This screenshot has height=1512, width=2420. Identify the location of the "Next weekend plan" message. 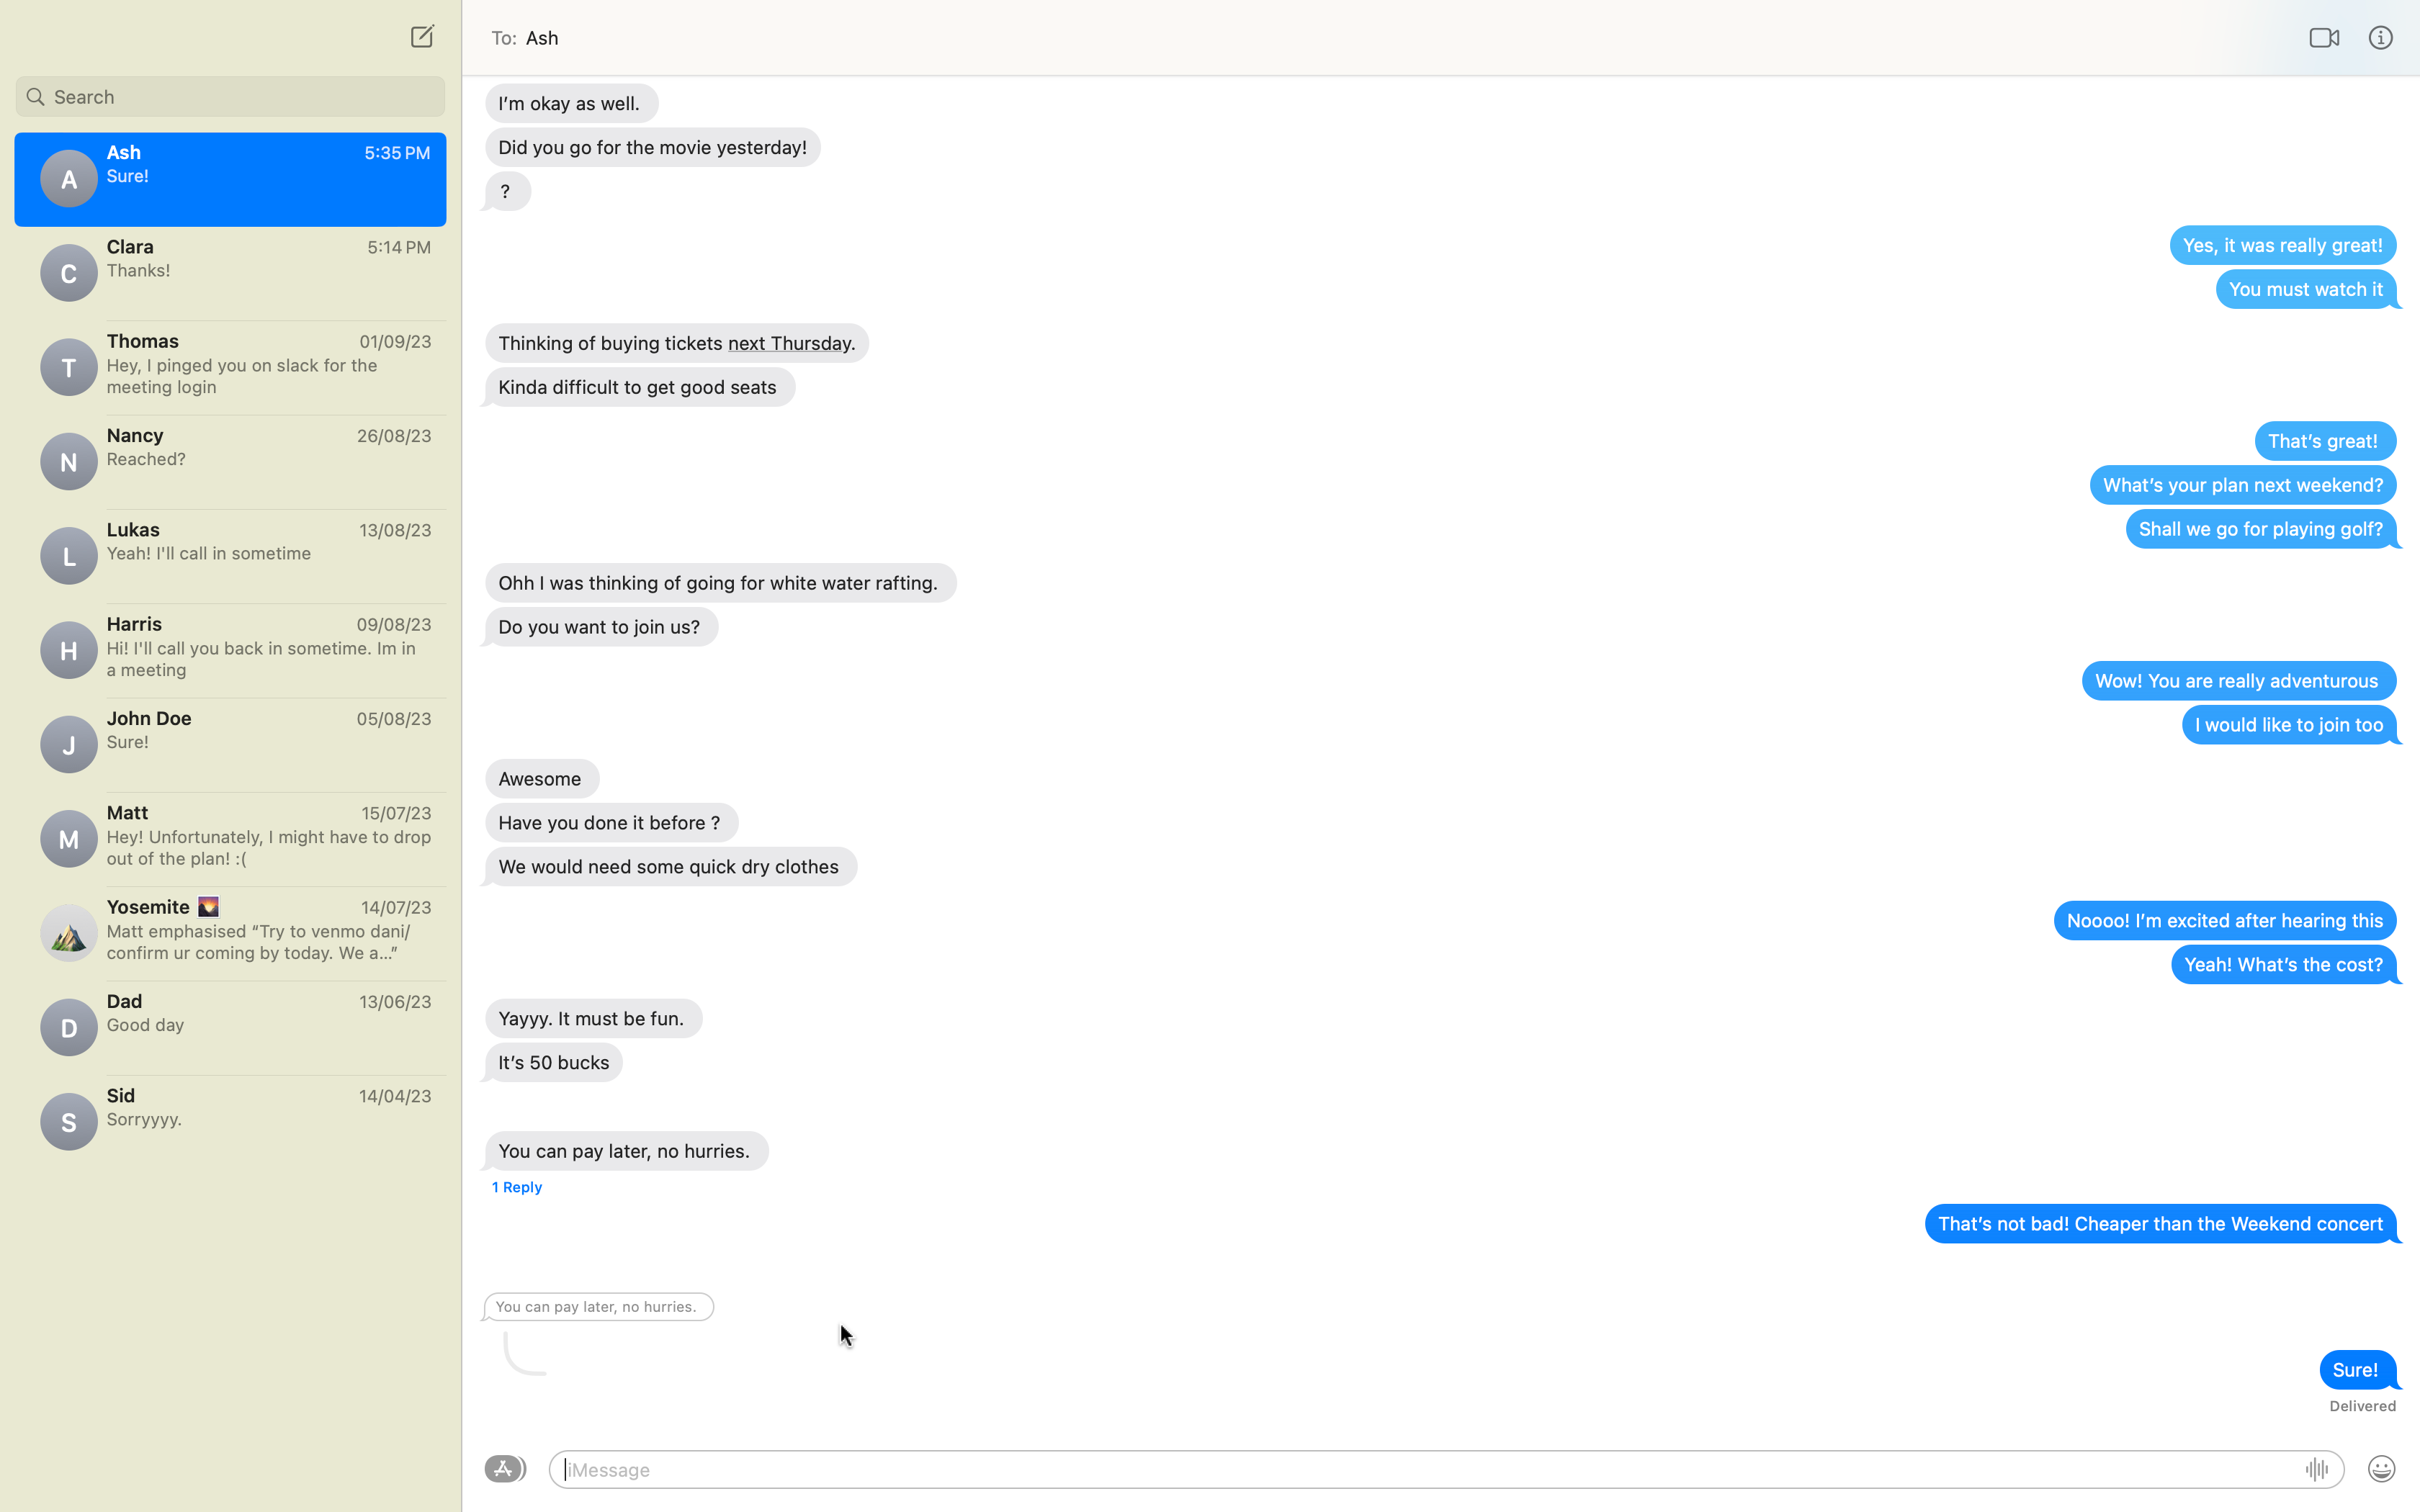
(2241, 483).